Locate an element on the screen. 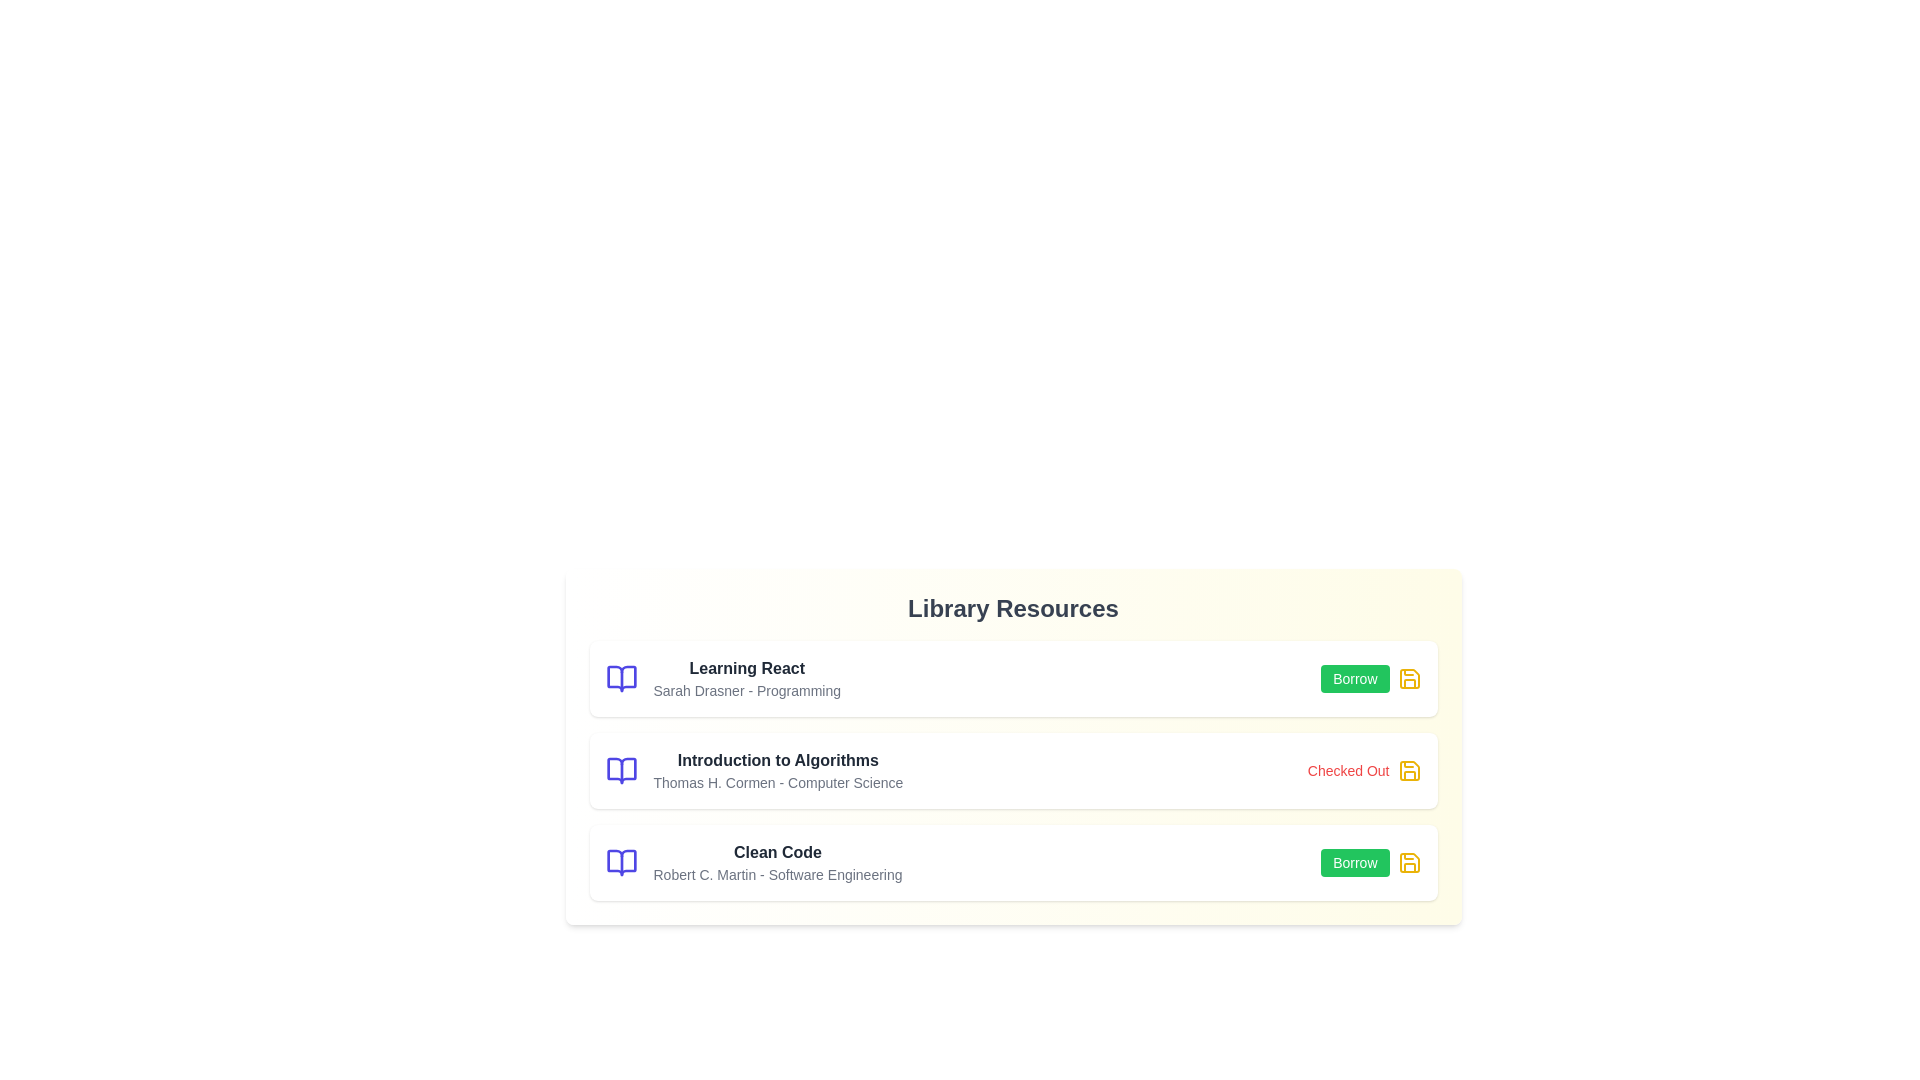 The image size is (1920, 1080). 'Save' icon for the resource titled 'Introduction to Algorithms' is located at coordinates (1408, 770).